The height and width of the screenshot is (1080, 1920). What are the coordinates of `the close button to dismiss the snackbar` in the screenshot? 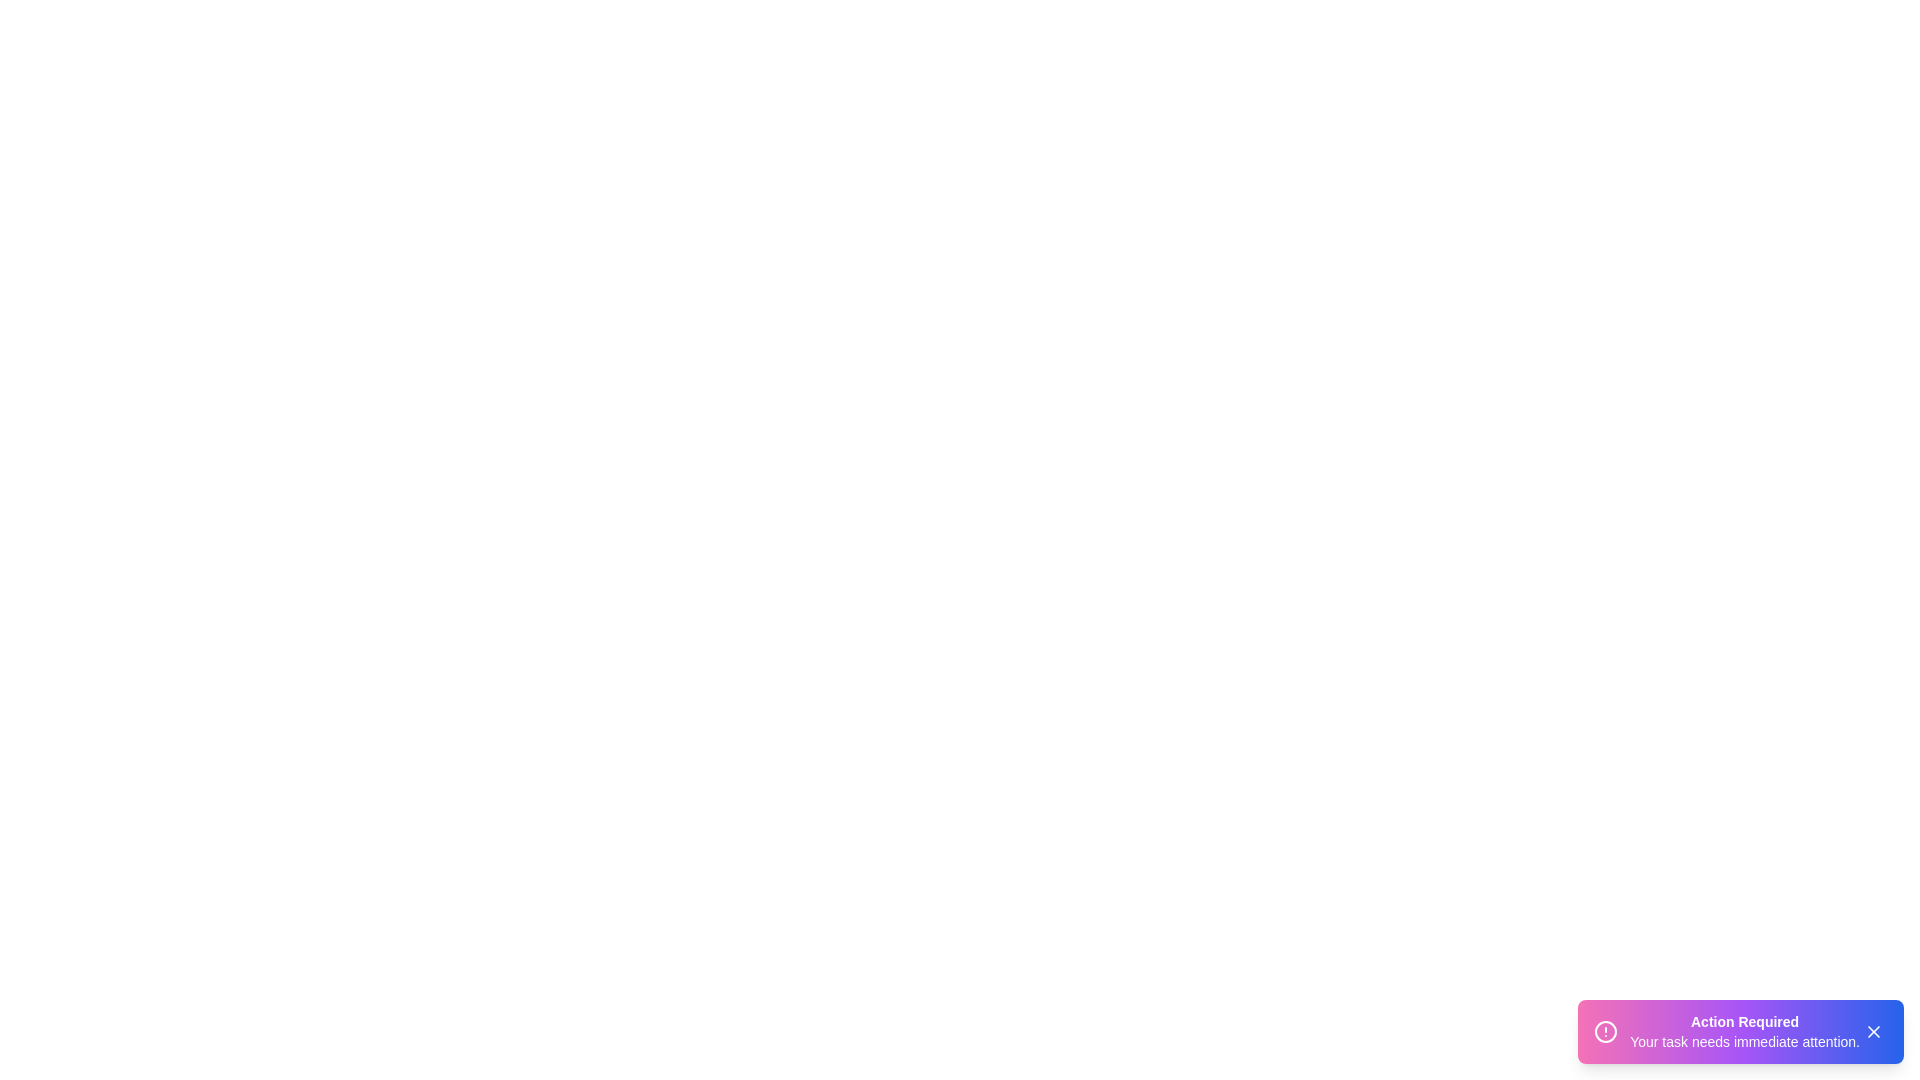 It's located at (1872, 1032).